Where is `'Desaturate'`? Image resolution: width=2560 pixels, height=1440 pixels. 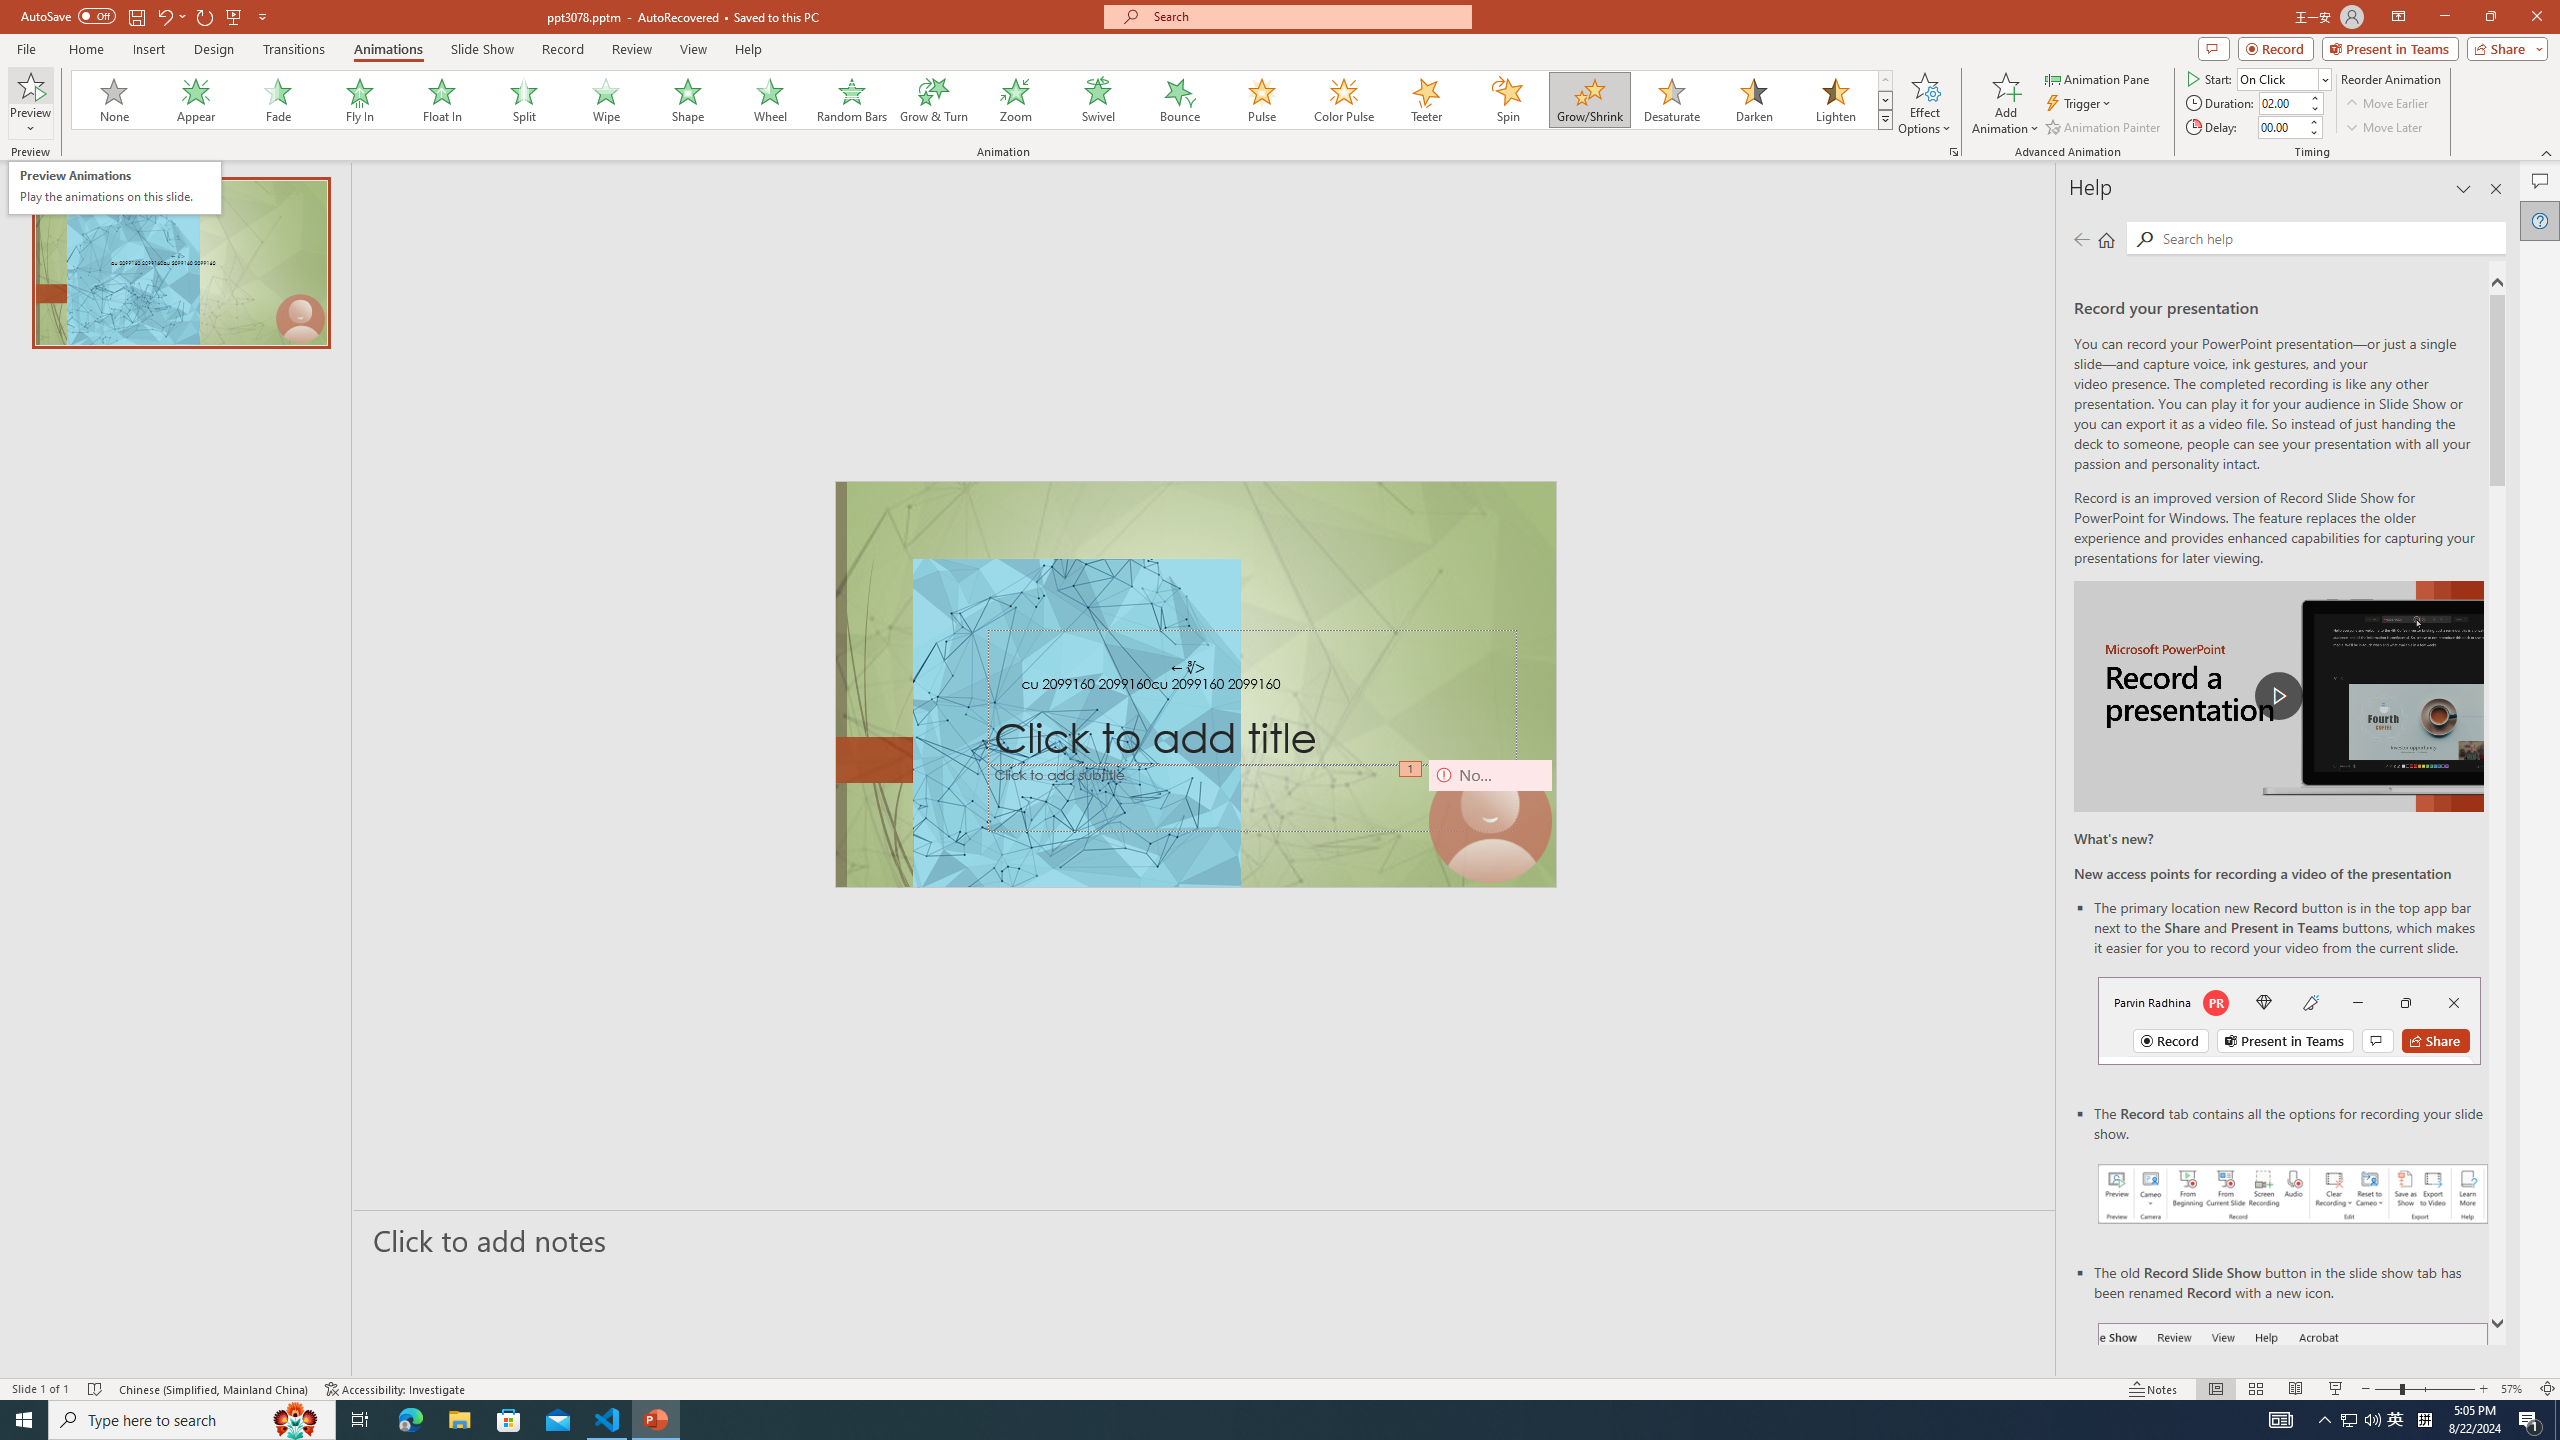
'Desaturate' is located at coordinates (1671, 99).